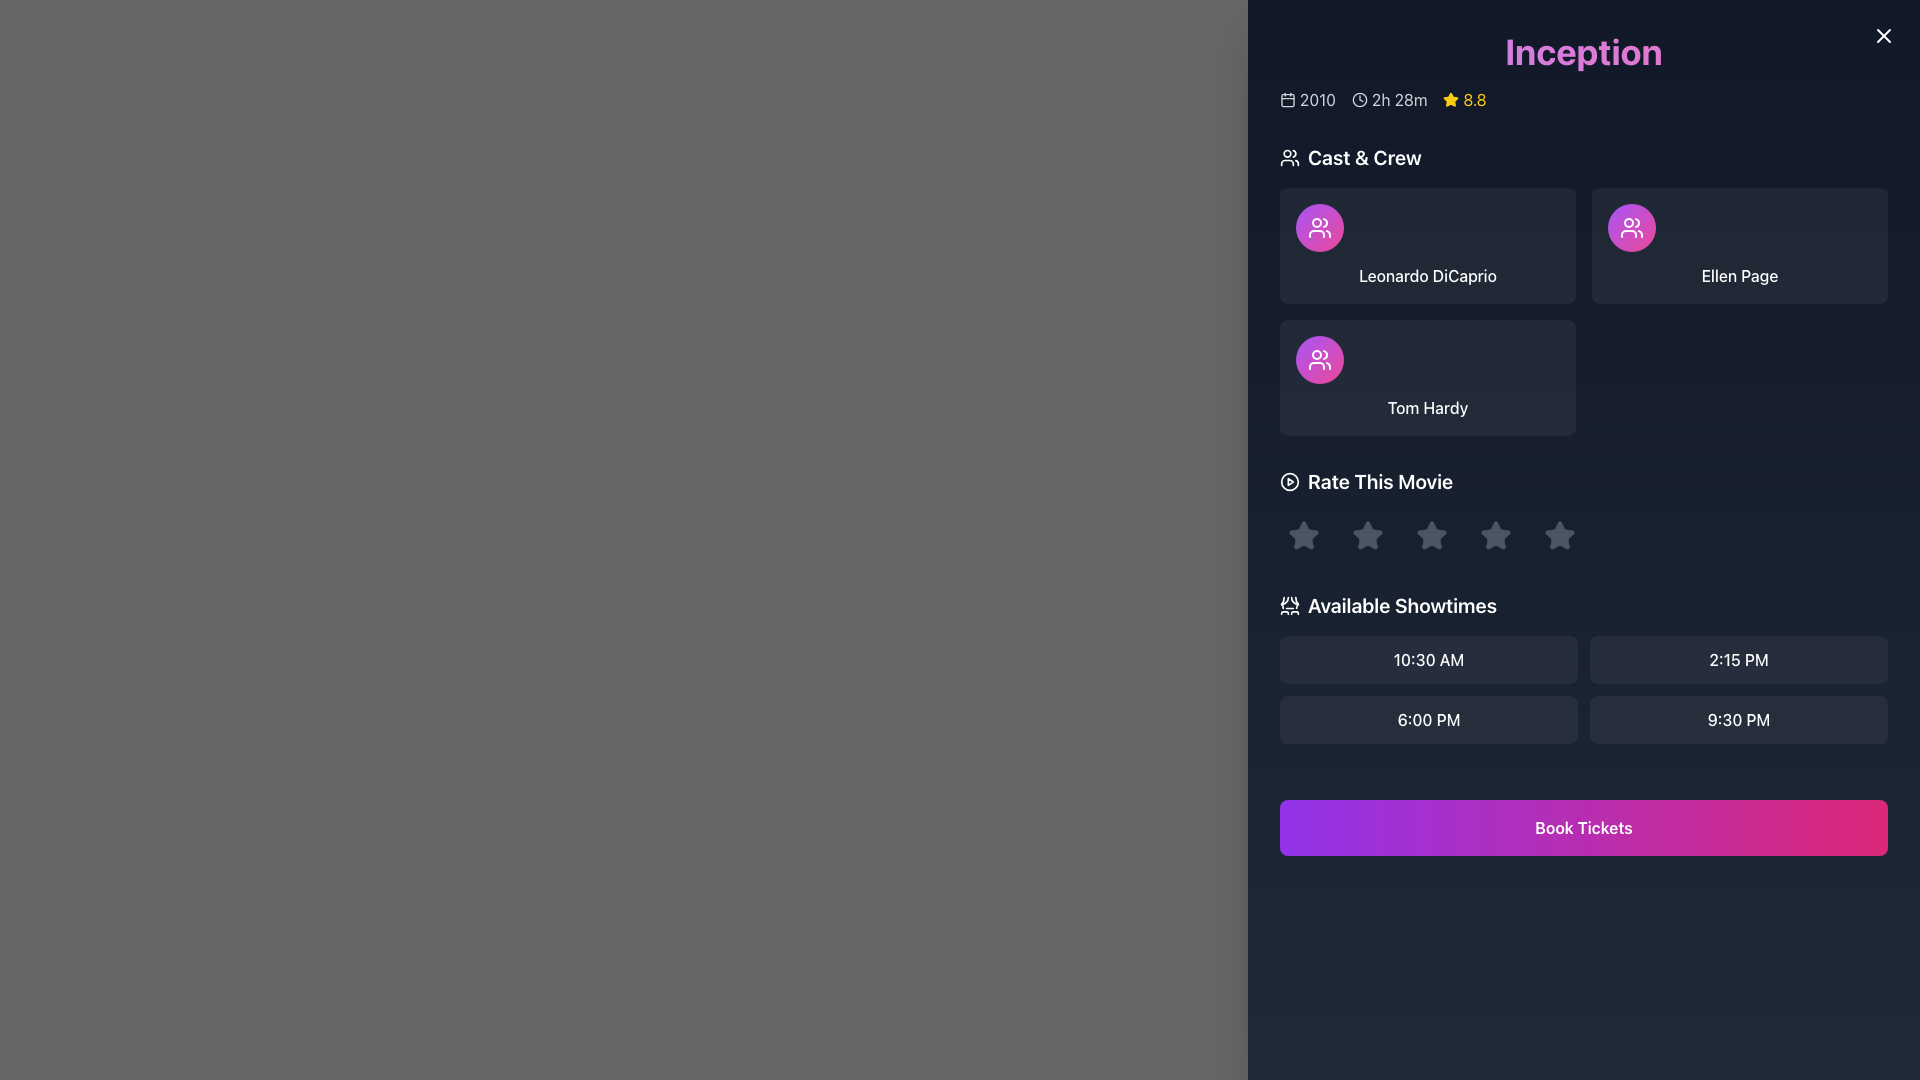  I want to click on the graphical icon representing a group or team, which is located to the left of the 'Cast & Crew' title text in the header section, so click(1290, 157).